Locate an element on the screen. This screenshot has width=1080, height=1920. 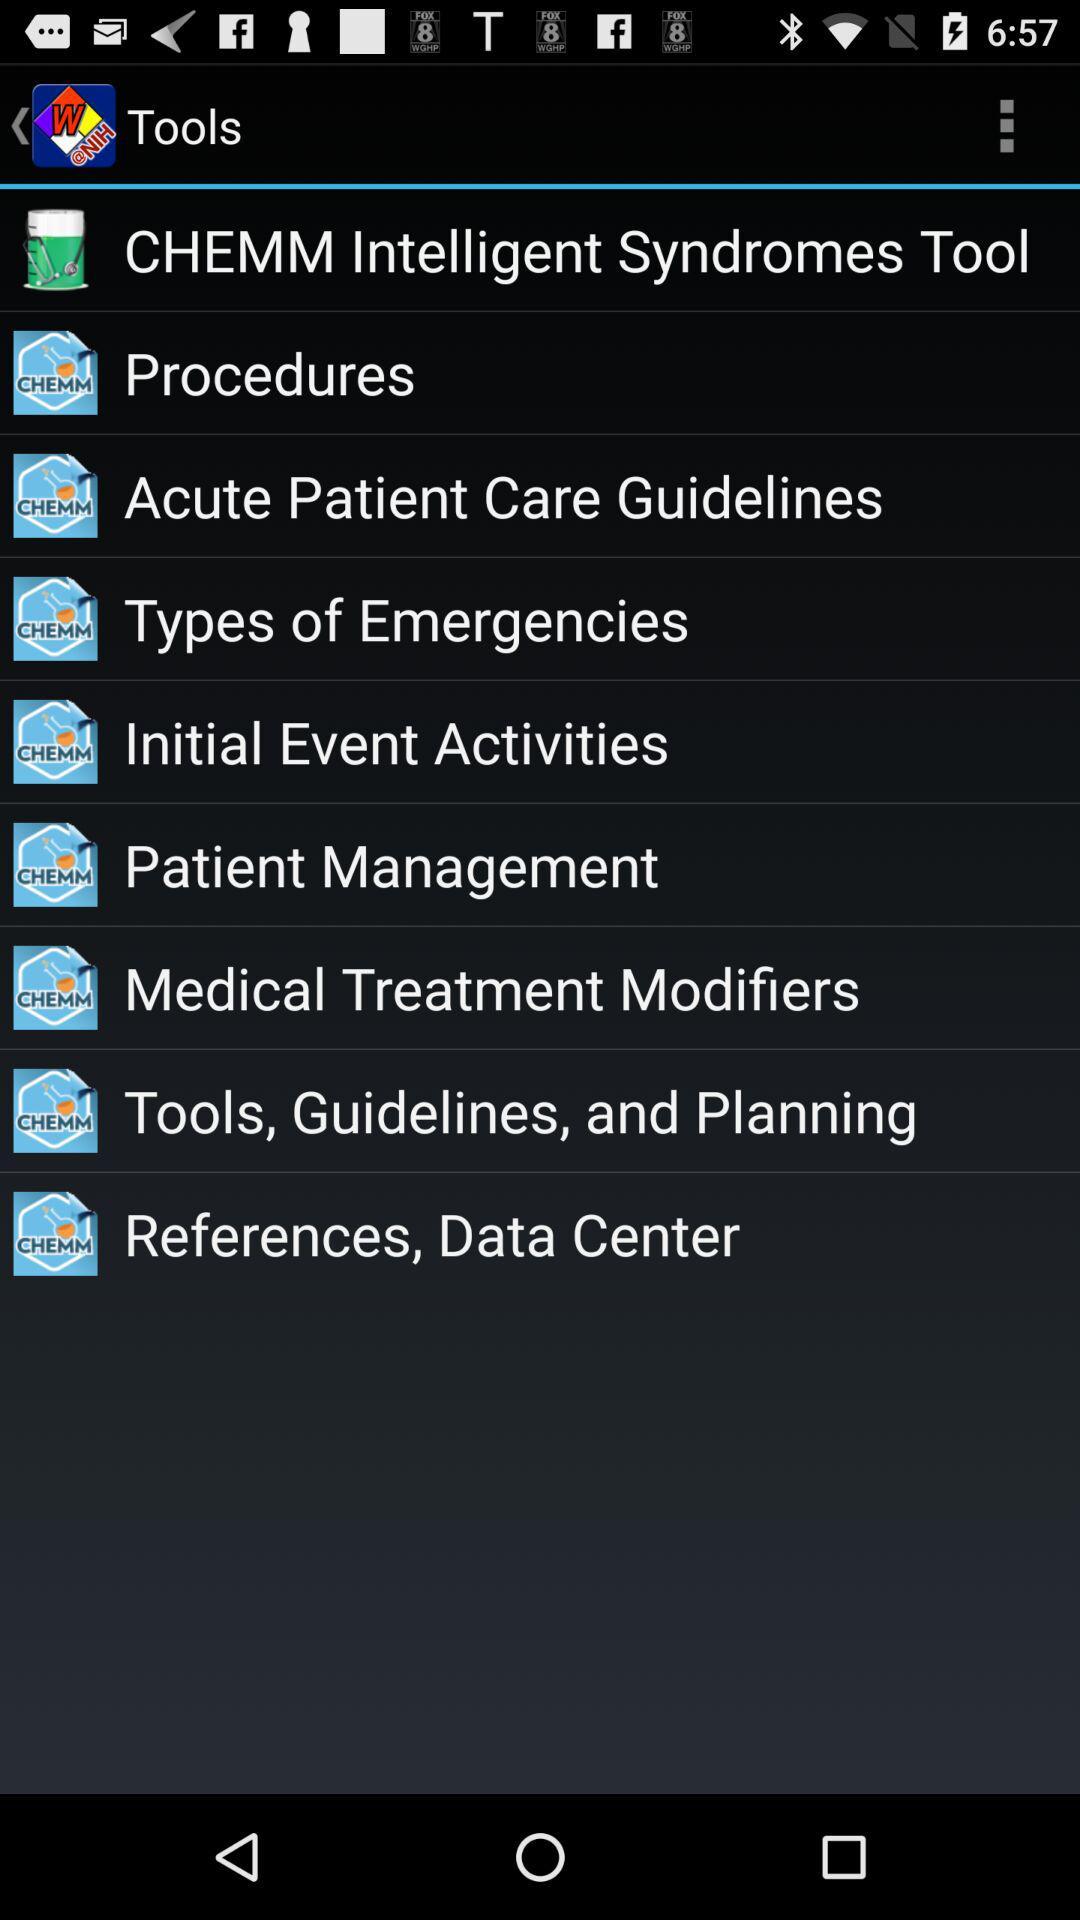
the icon below tools guidelines and icon is located at coordinates (600, 1232).